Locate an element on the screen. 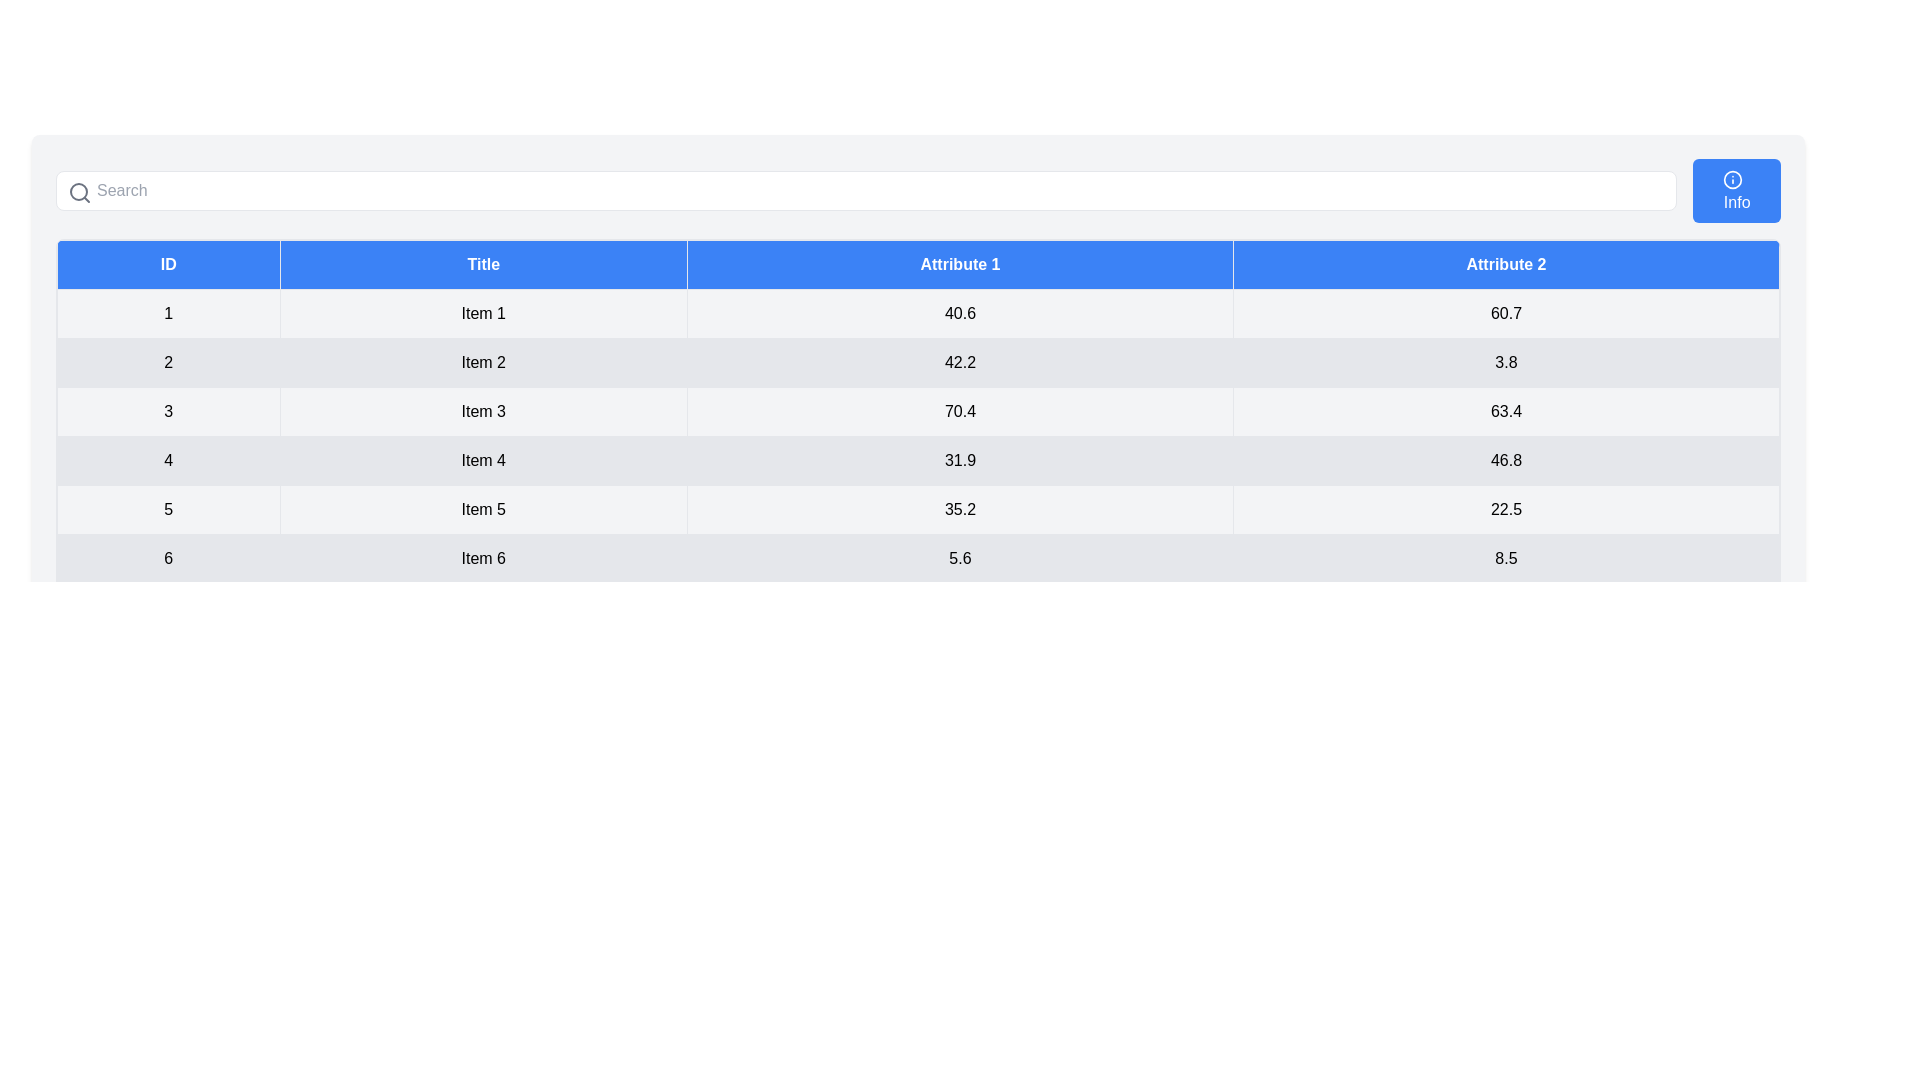 This screenshot has height=1080, width=1920. the row corresponding to the ID 1 in the table is located at coordinates (917, 313).